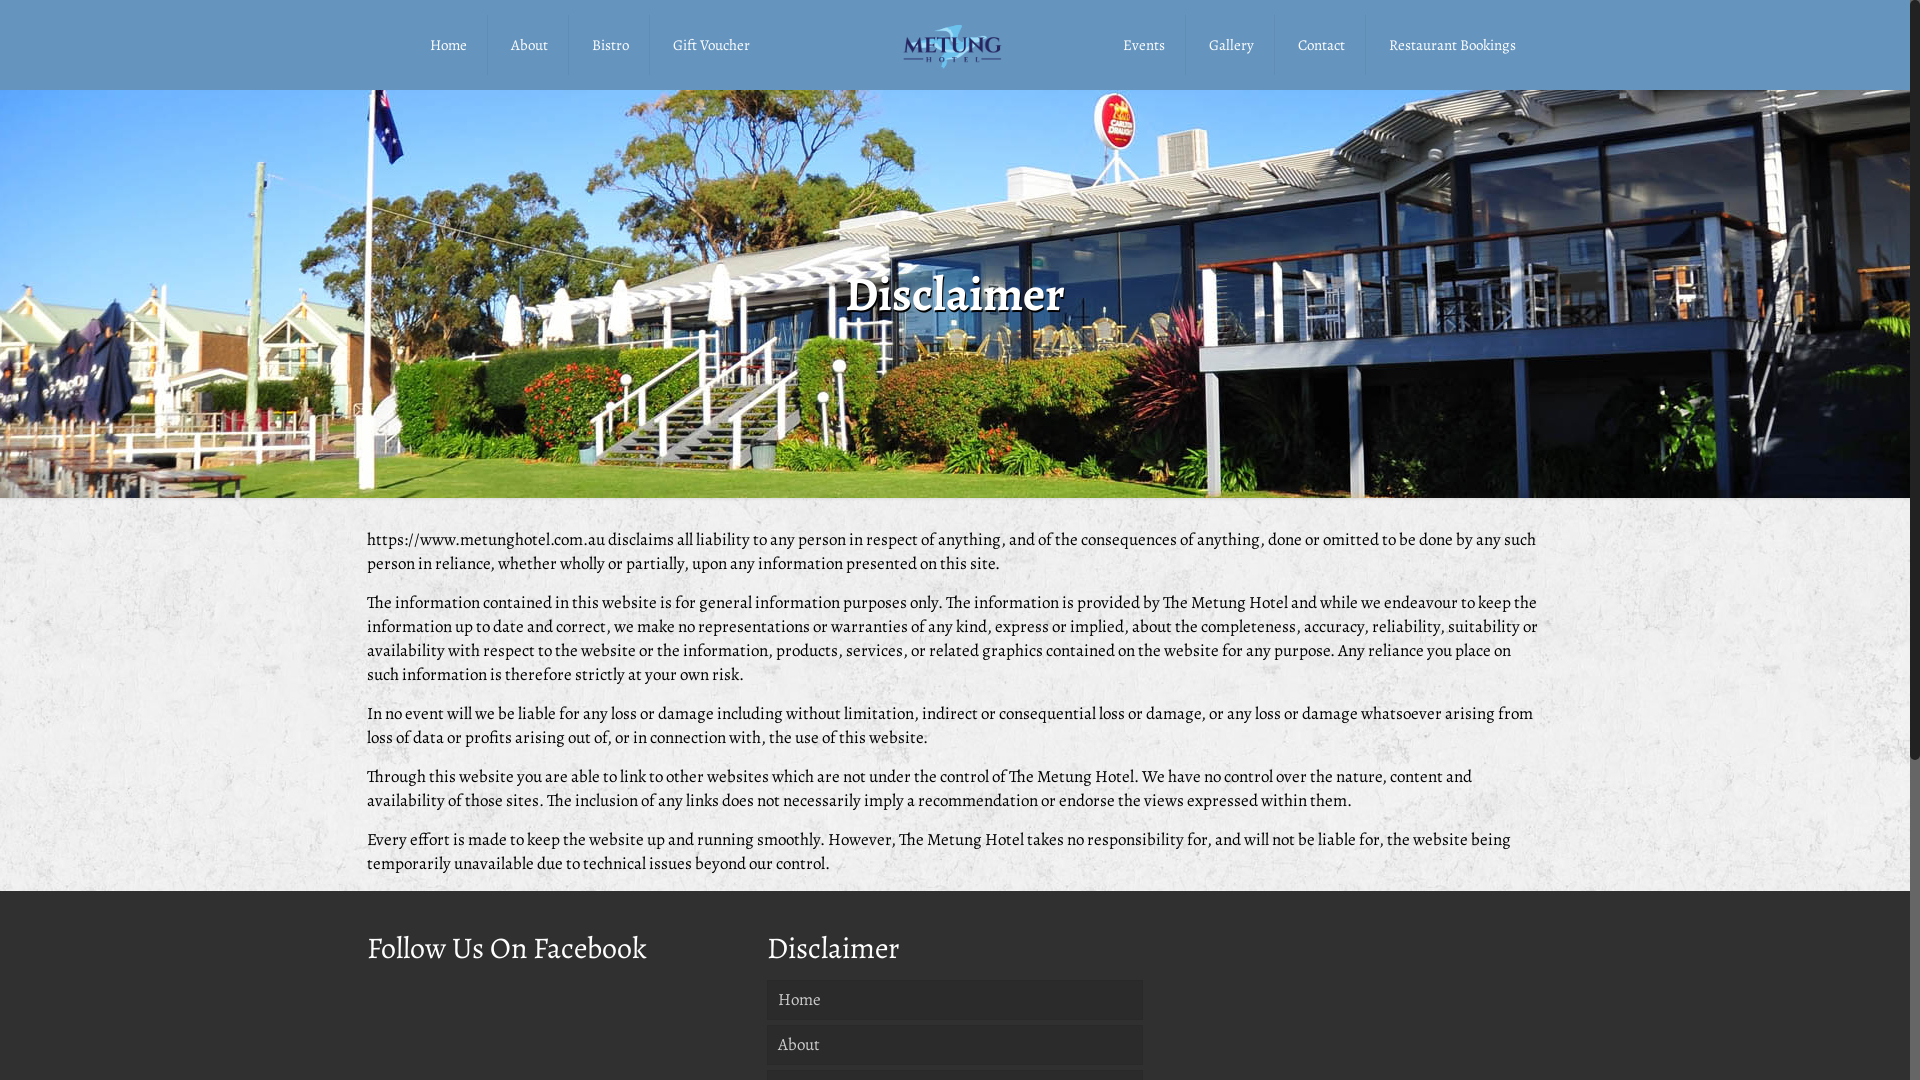 The width and height of the screenshot is (1920, 1080). I want to click on 'Home', so click(954, 999).